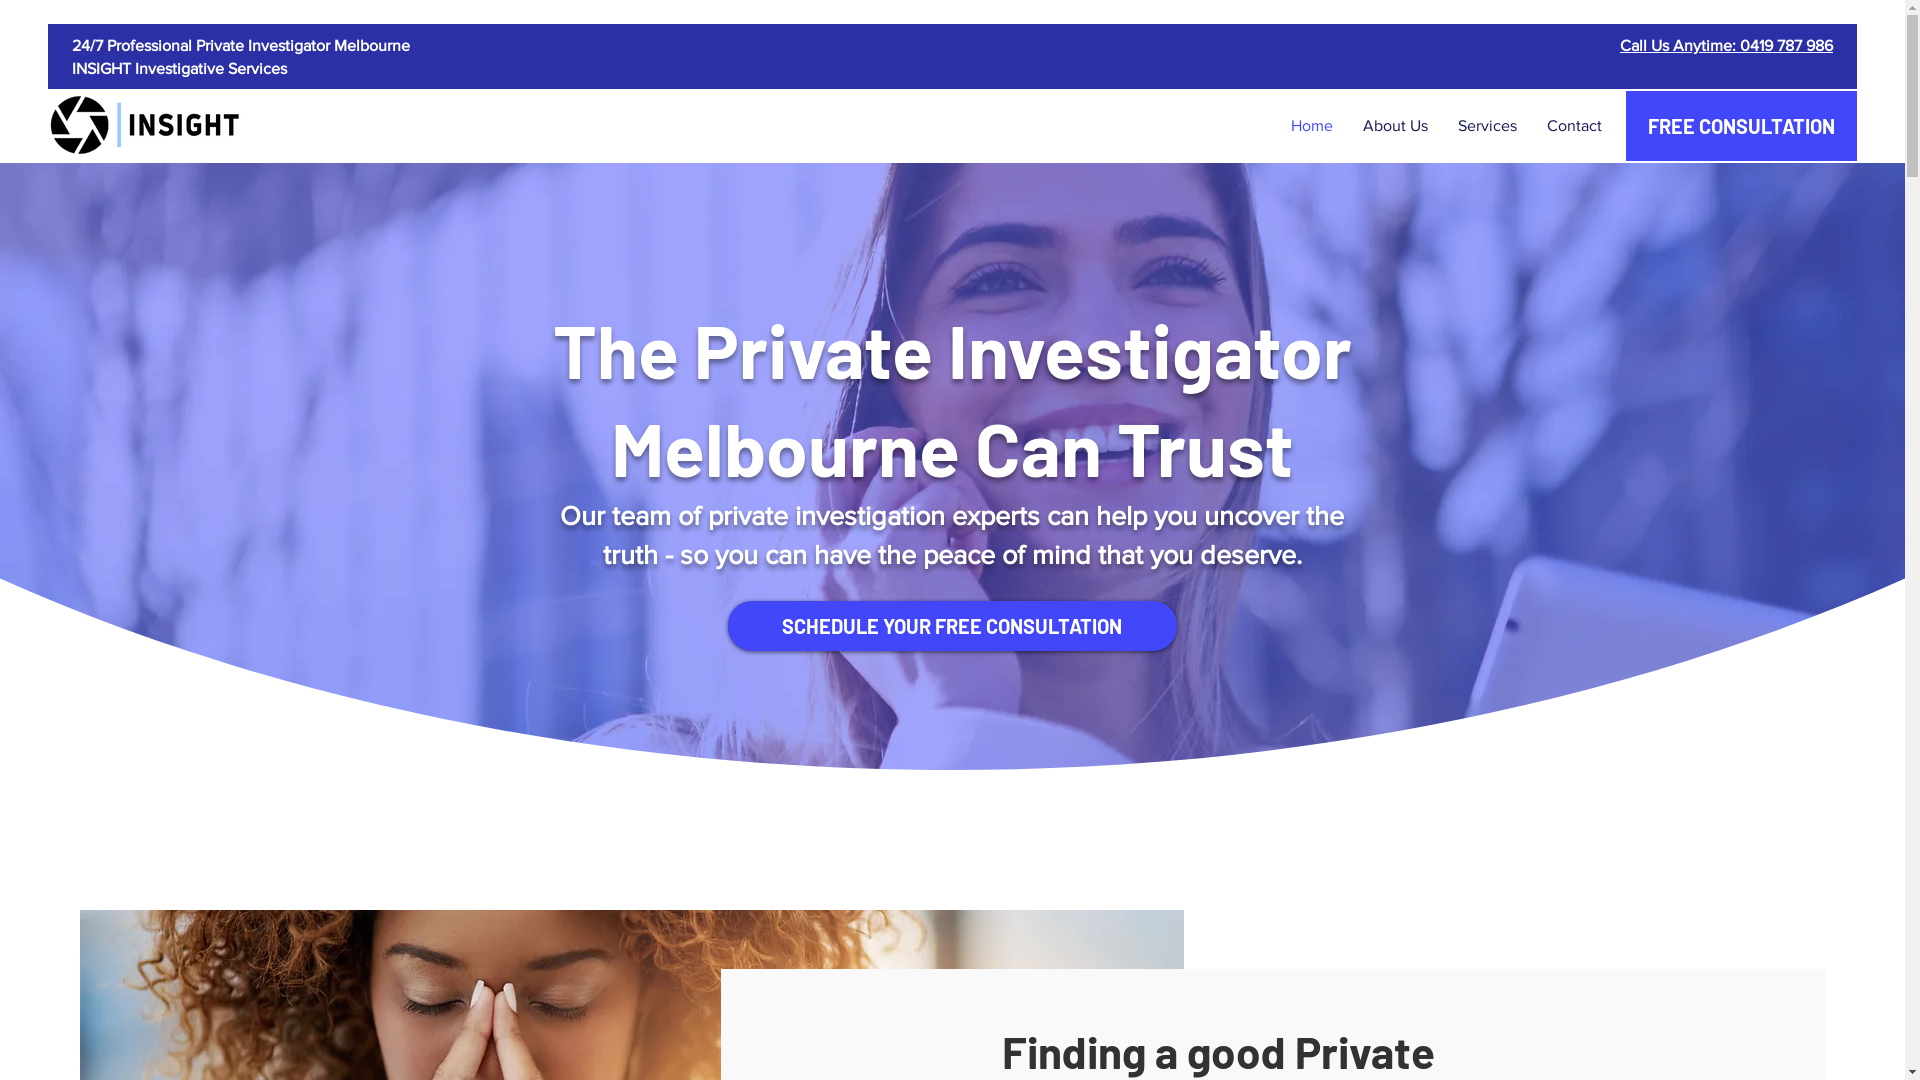 This screenshot has width=1920, height=1080. Describe the element at coordinates (1394, 126) in the screenshot. I see `'About Us'` at that location.